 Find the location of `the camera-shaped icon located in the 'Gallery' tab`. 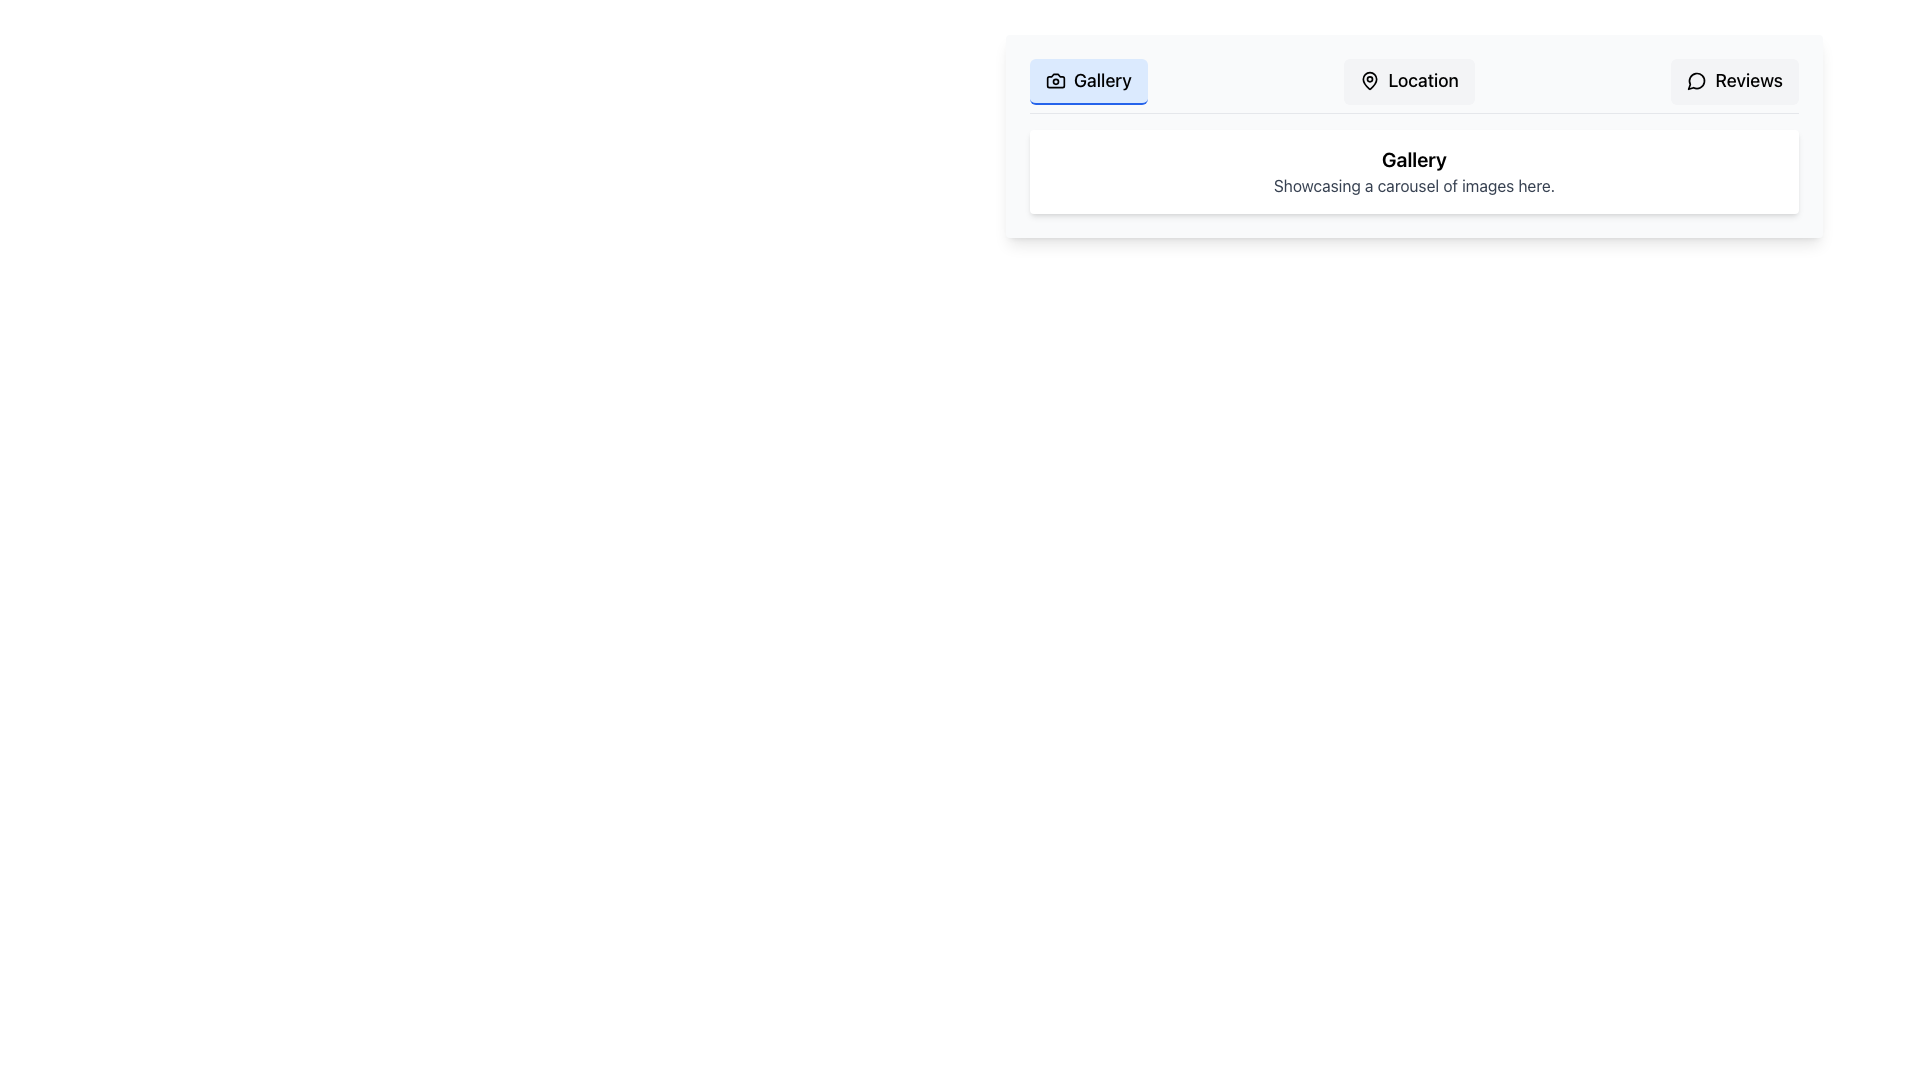

the camera-shaped icon located in the 'Gallery' tab is located at coordinates (1055, 80).